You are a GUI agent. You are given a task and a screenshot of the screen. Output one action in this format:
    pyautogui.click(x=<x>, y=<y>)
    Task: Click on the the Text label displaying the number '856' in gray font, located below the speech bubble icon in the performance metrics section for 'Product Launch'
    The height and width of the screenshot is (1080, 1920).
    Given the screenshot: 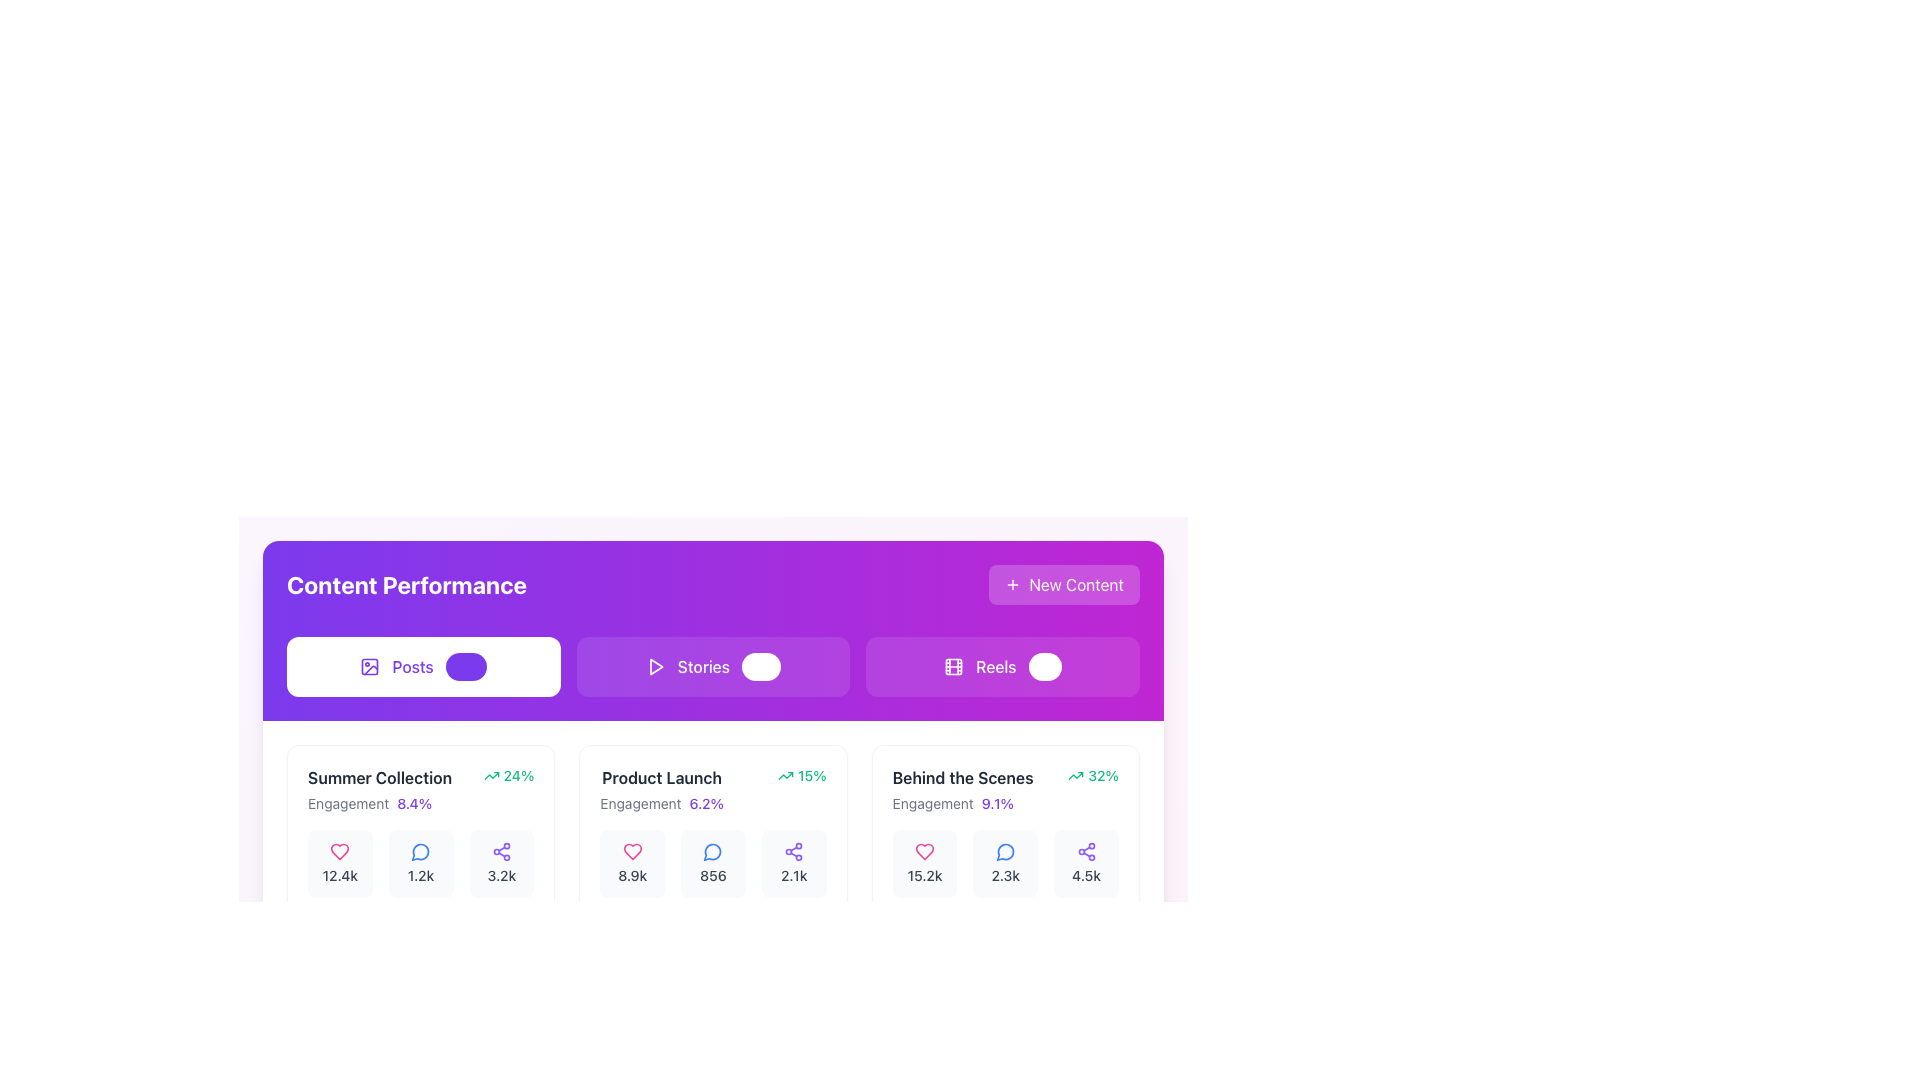 What is the action you would take?
    pyautogui.click(x=713, y=874)
    